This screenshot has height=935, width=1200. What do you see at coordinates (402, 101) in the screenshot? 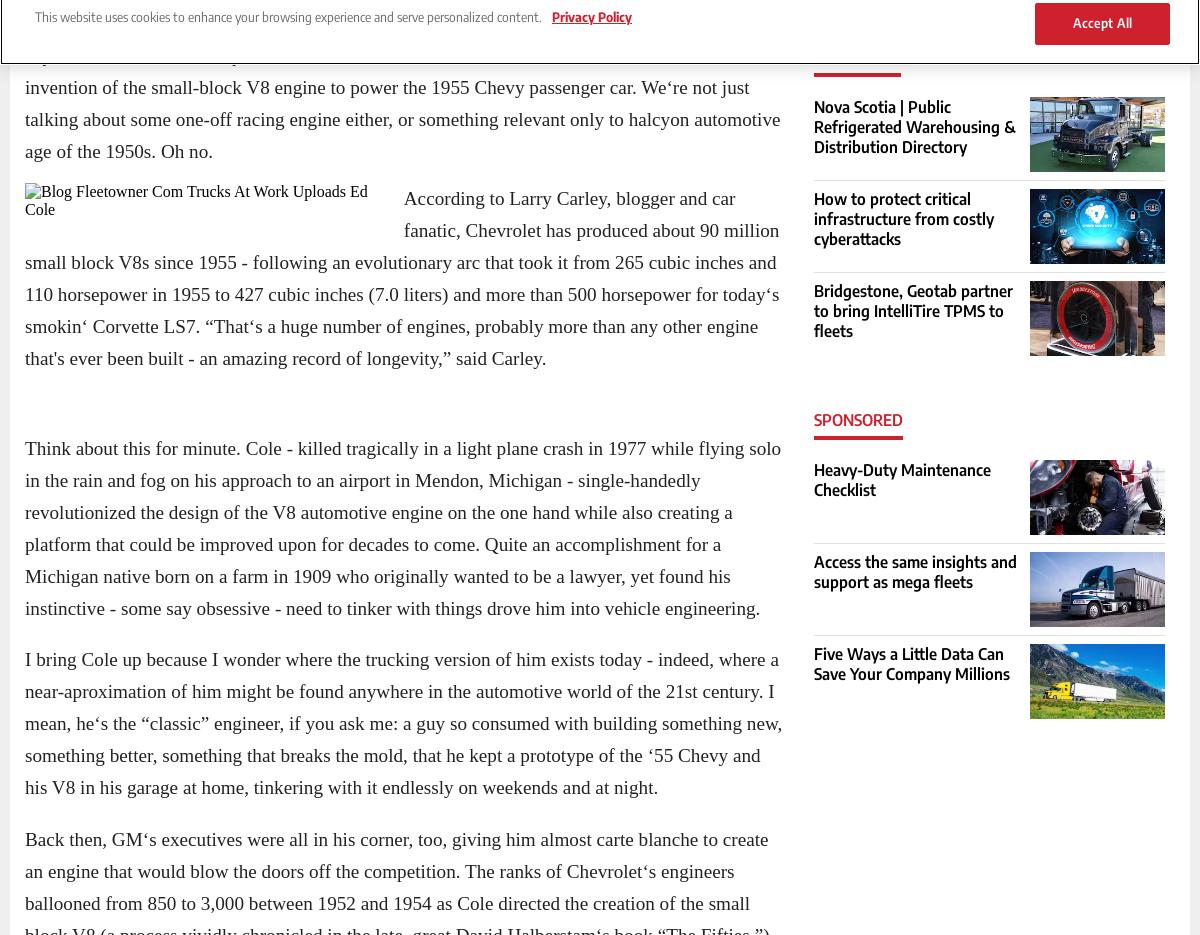
I see `'If you are a car enthusiast, you know who Edward Nicholas Cole is - the man who directed the invention of the small-block V8 engine to power the 1955 Chevy passenger car. We‘re not just talking about some one-off racing engine either, or something relevant only to halcyon automotive age of the 1950s. Oh no.'` at bounding box center [402, 101].